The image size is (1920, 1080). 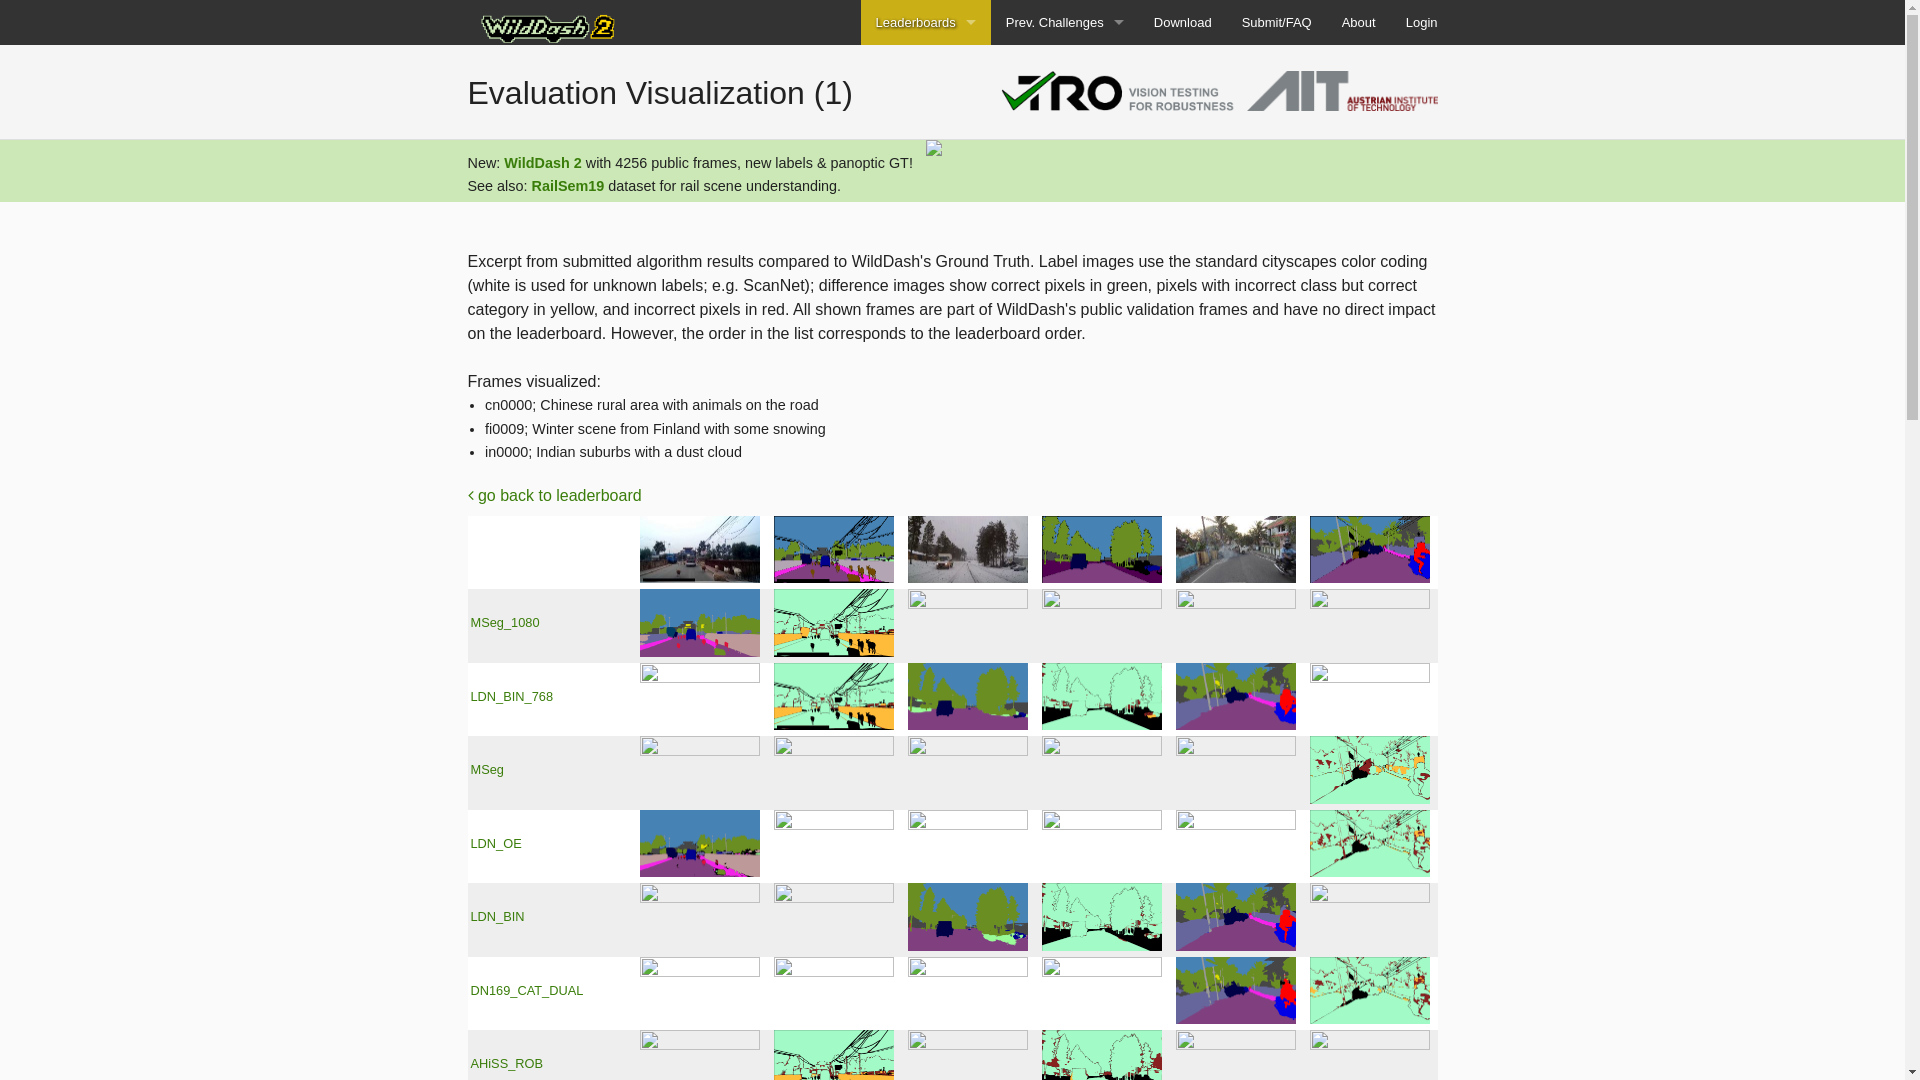 I want to click on 'WD2 Panoptic', so click(x=925, y=66).